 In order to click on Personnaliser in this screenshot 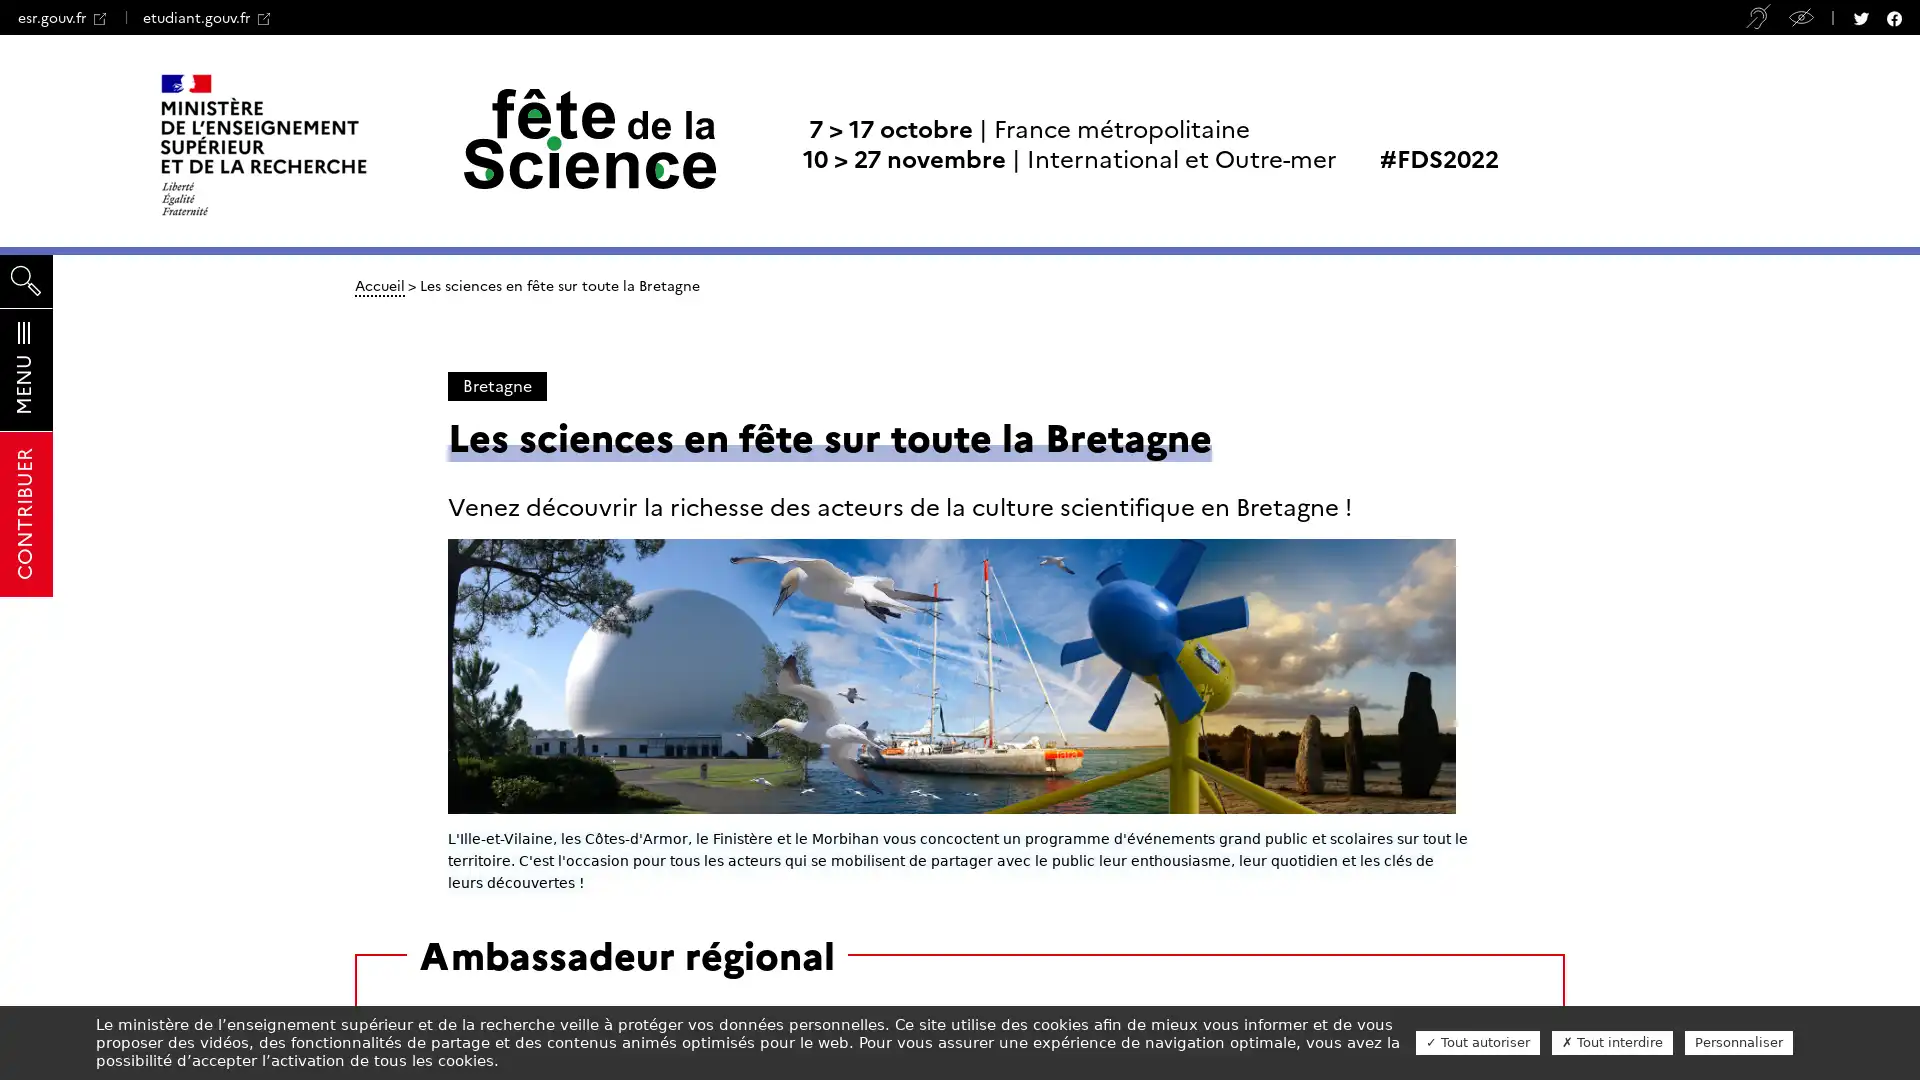, I will do `click(1737, 1041)`.